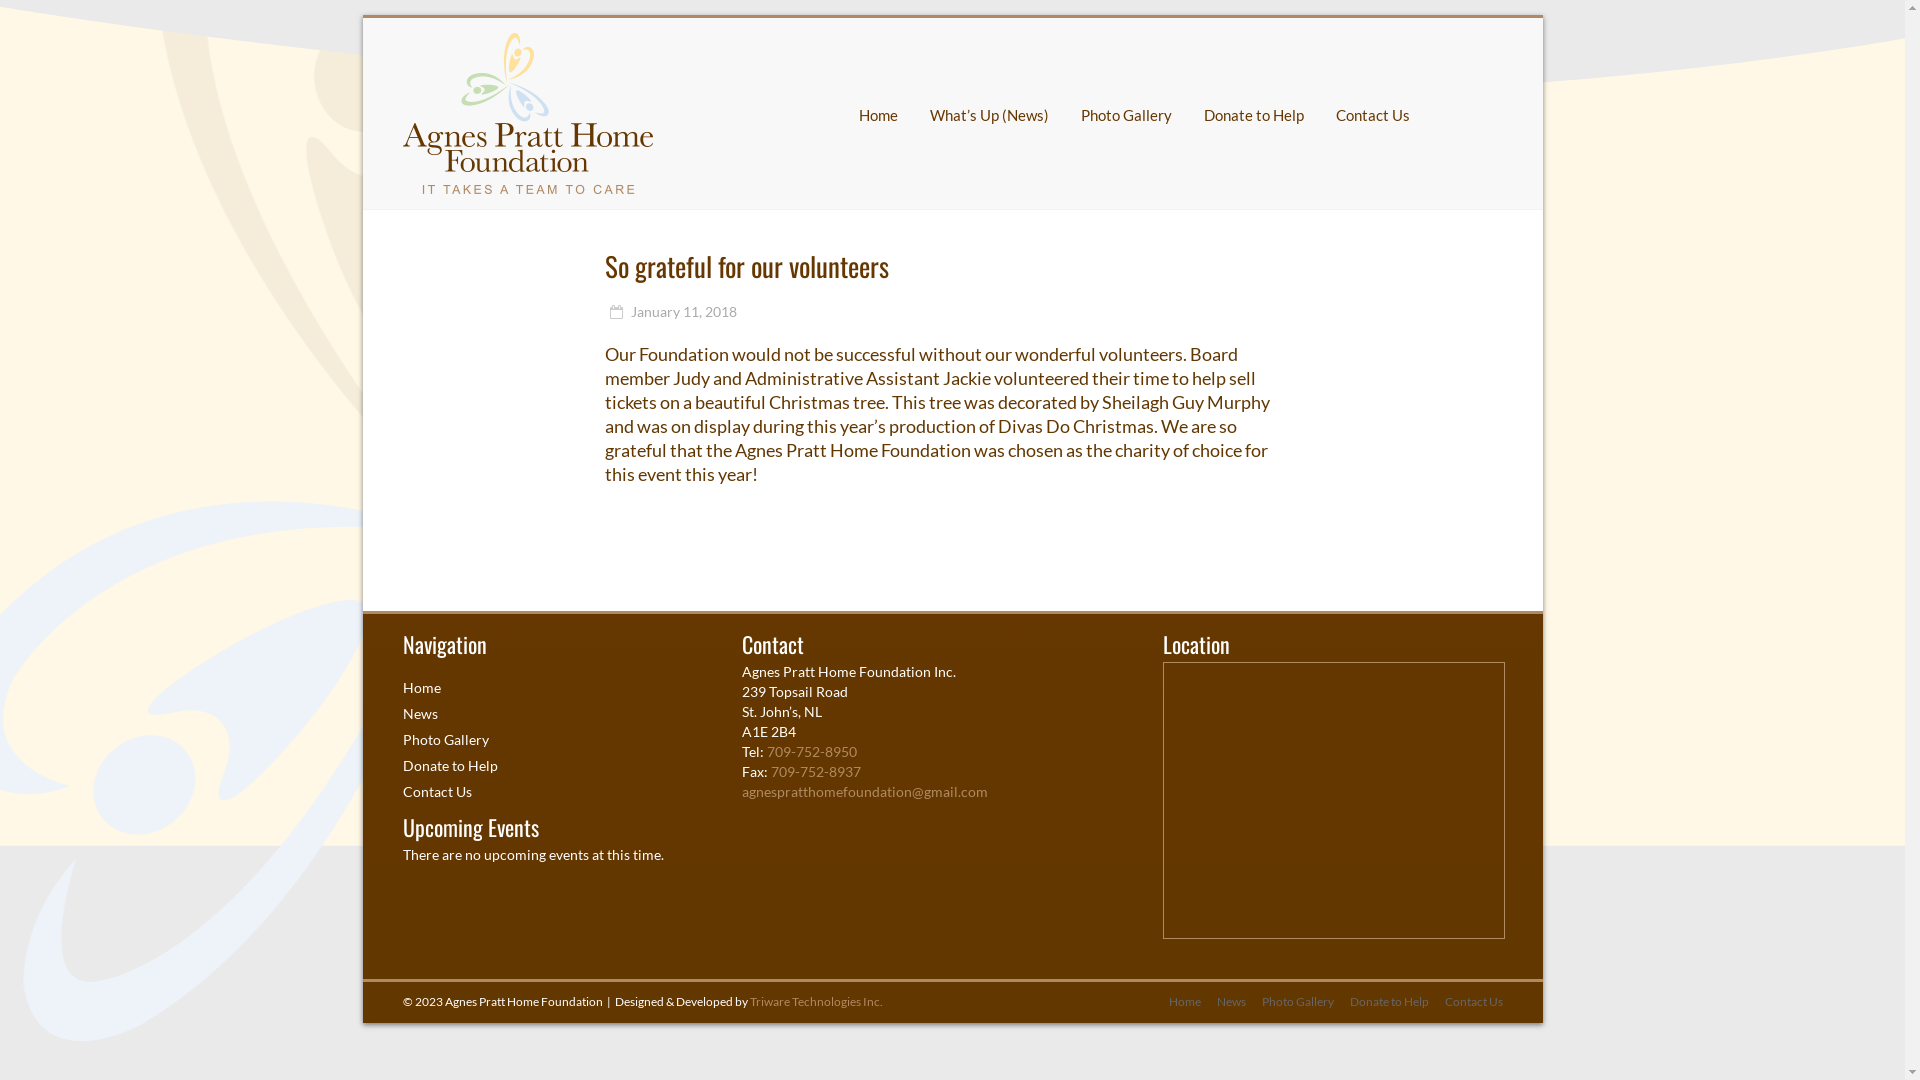 The height and width of the screenshot is (1080, 1920). What do you see at coordinates (811, 751) in the screenshot?
I see `'709-752-8950'` at bounding box center [811, 751].